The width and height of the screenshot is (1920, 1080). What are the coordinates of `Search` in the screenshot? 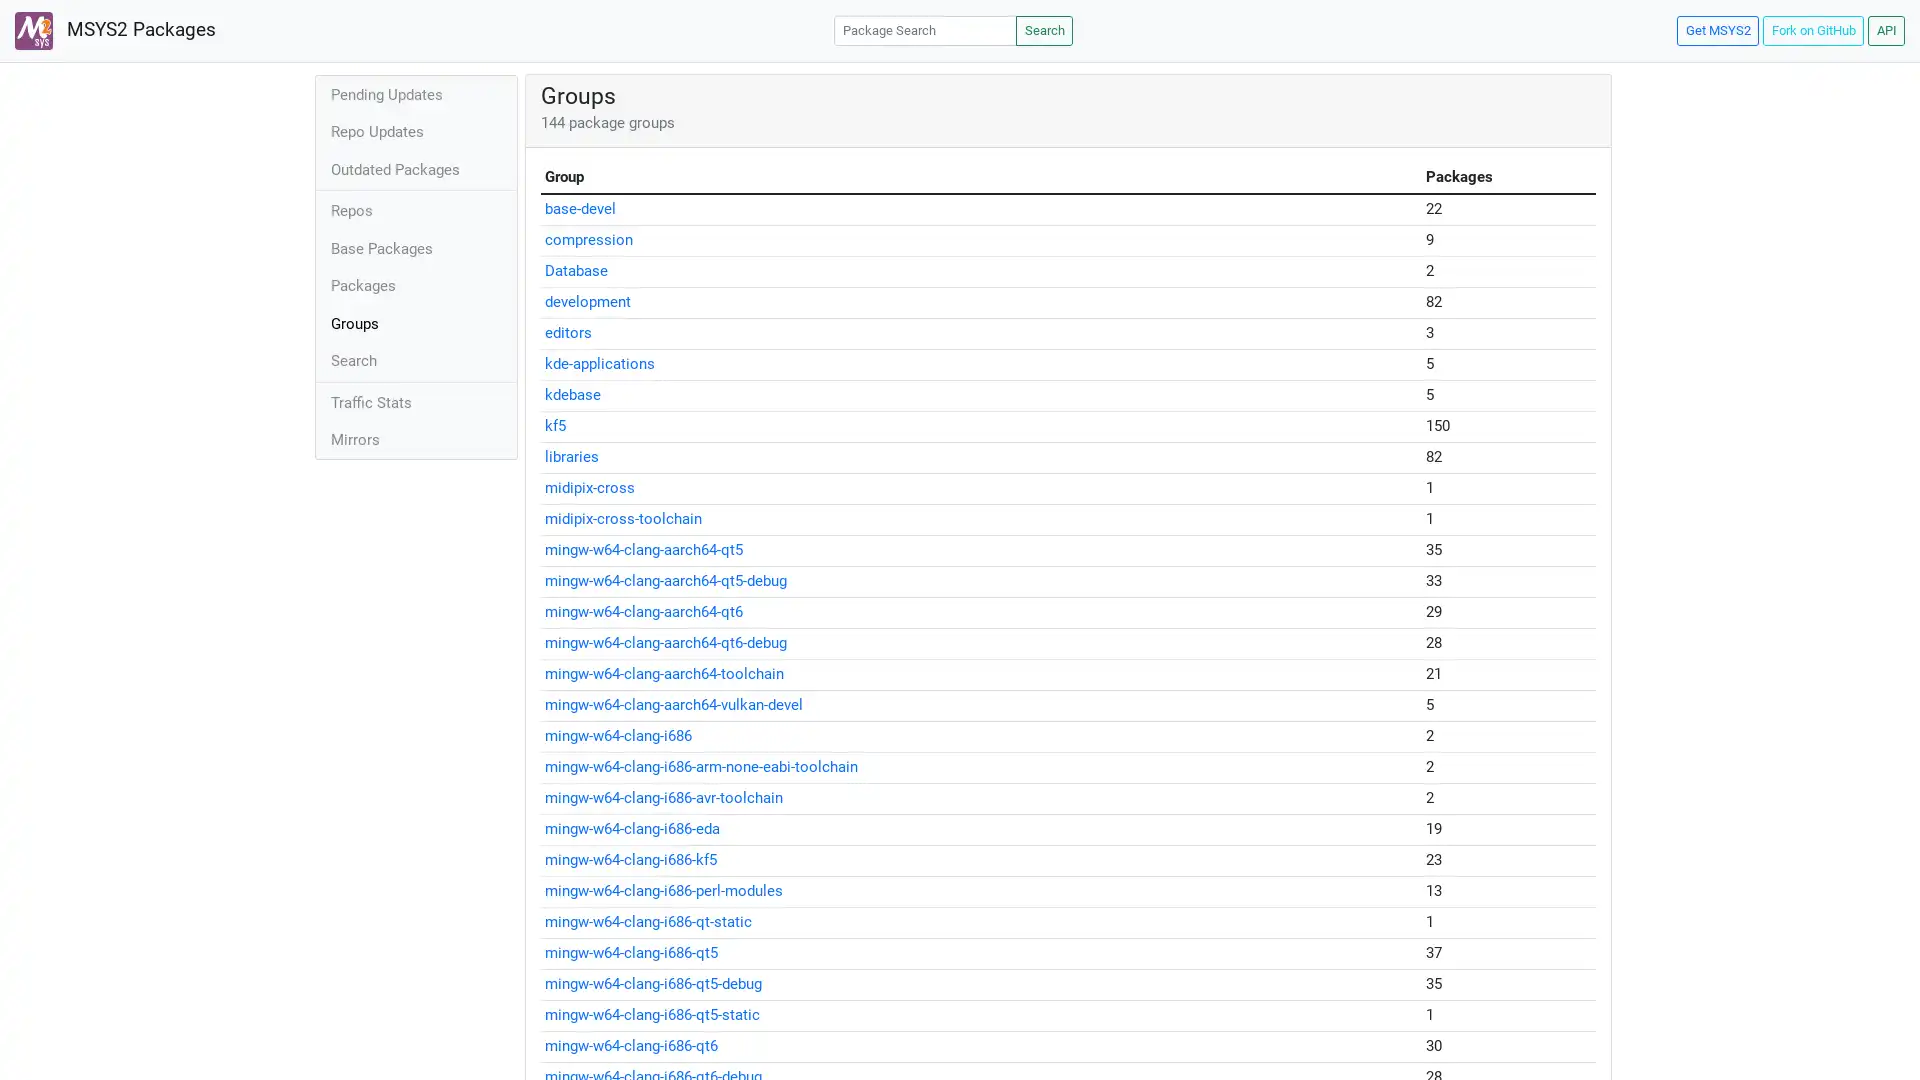 It's located at (1043, 30).